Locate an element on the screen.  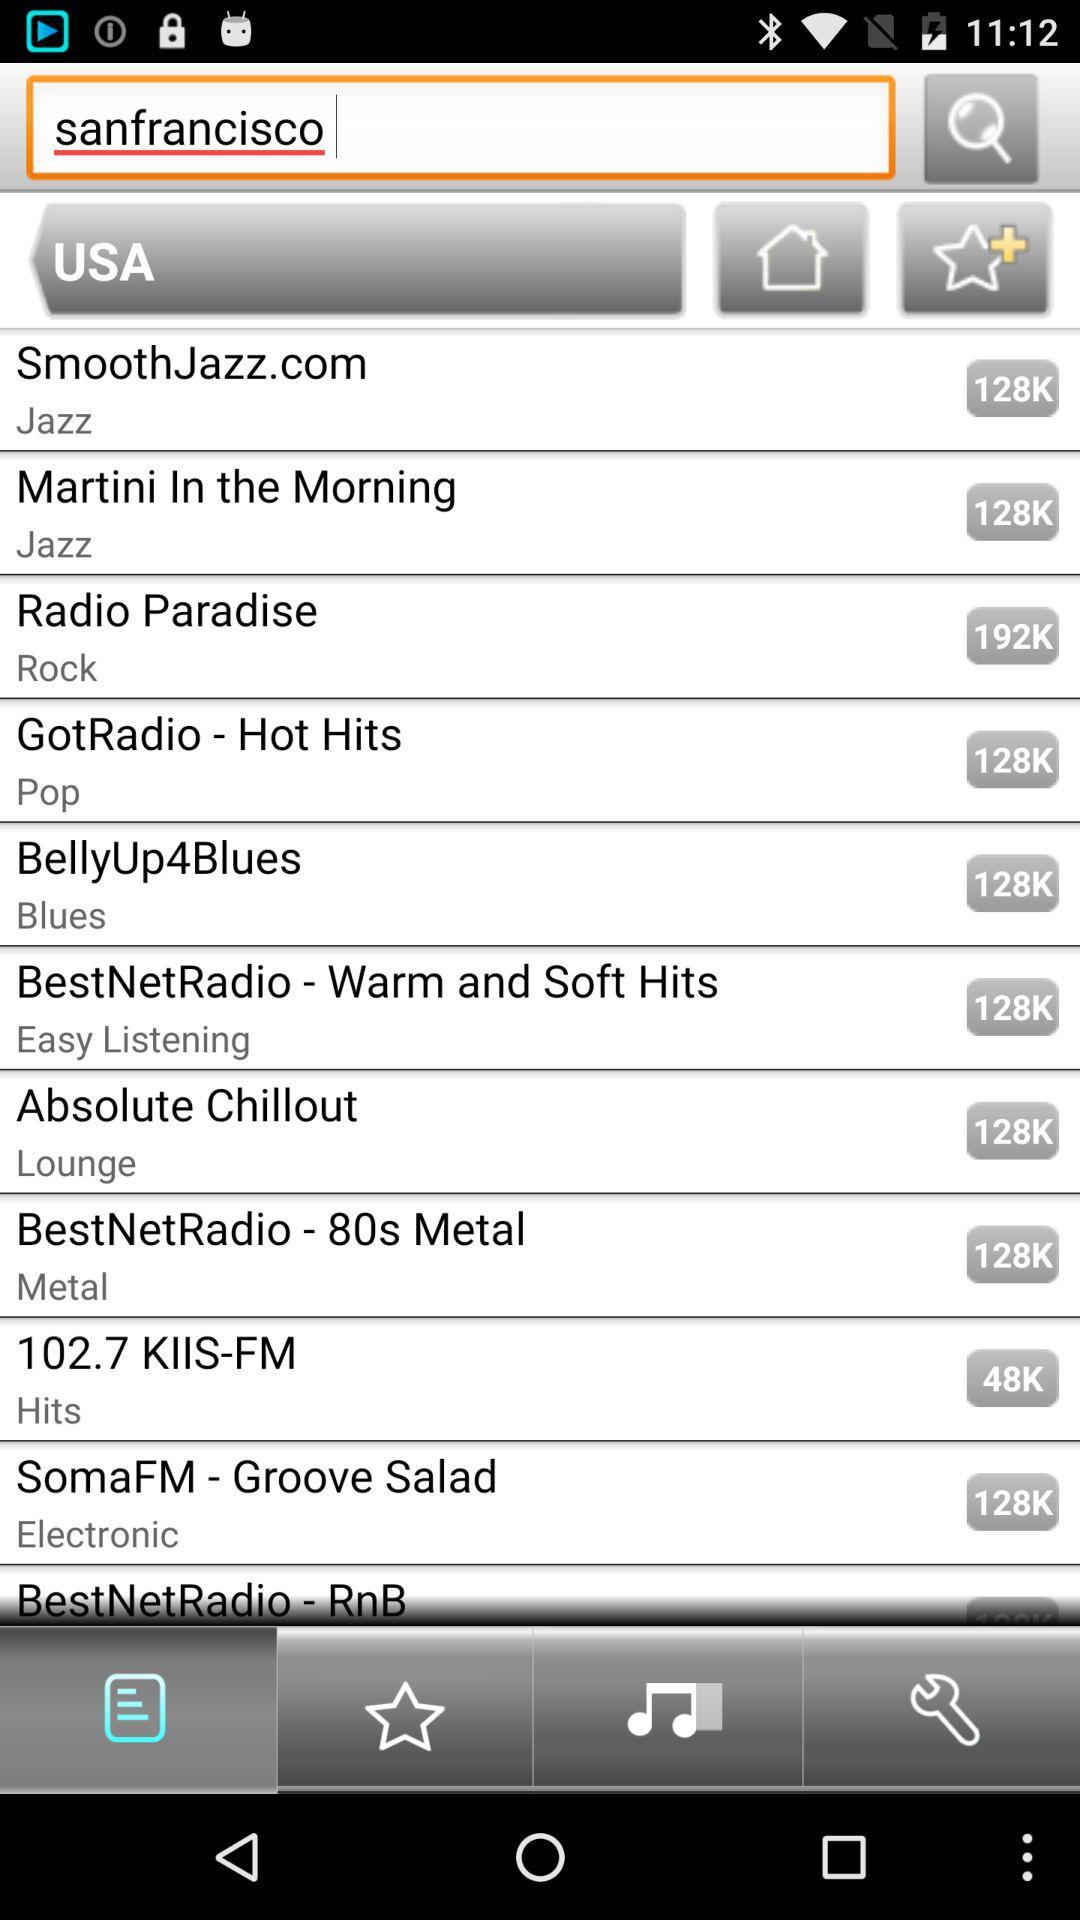
goto home is located at coordinates (790, 259).